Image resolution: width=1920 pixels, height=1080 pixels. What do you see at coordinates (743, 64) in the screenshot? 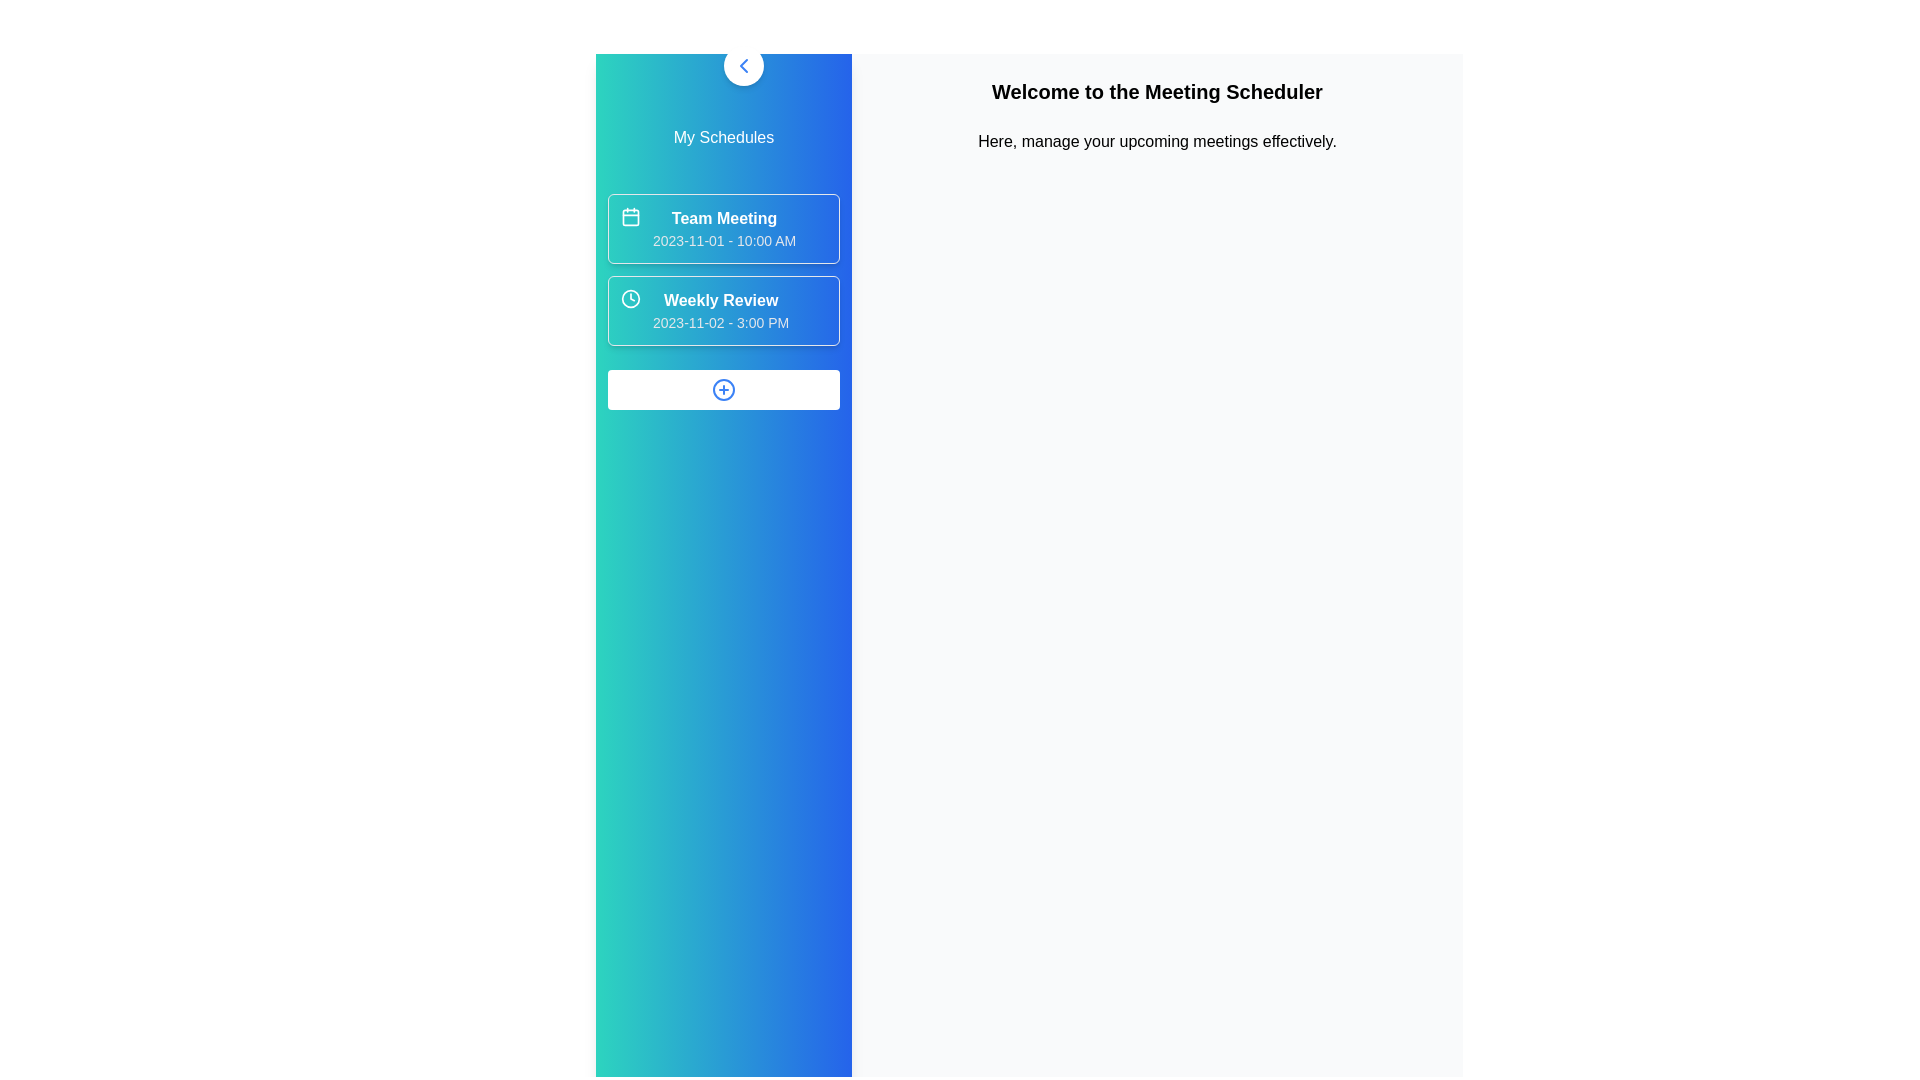
I see `the drawer toggle button to toggle the drawer's open/close state` at bounding box center [743, 64].